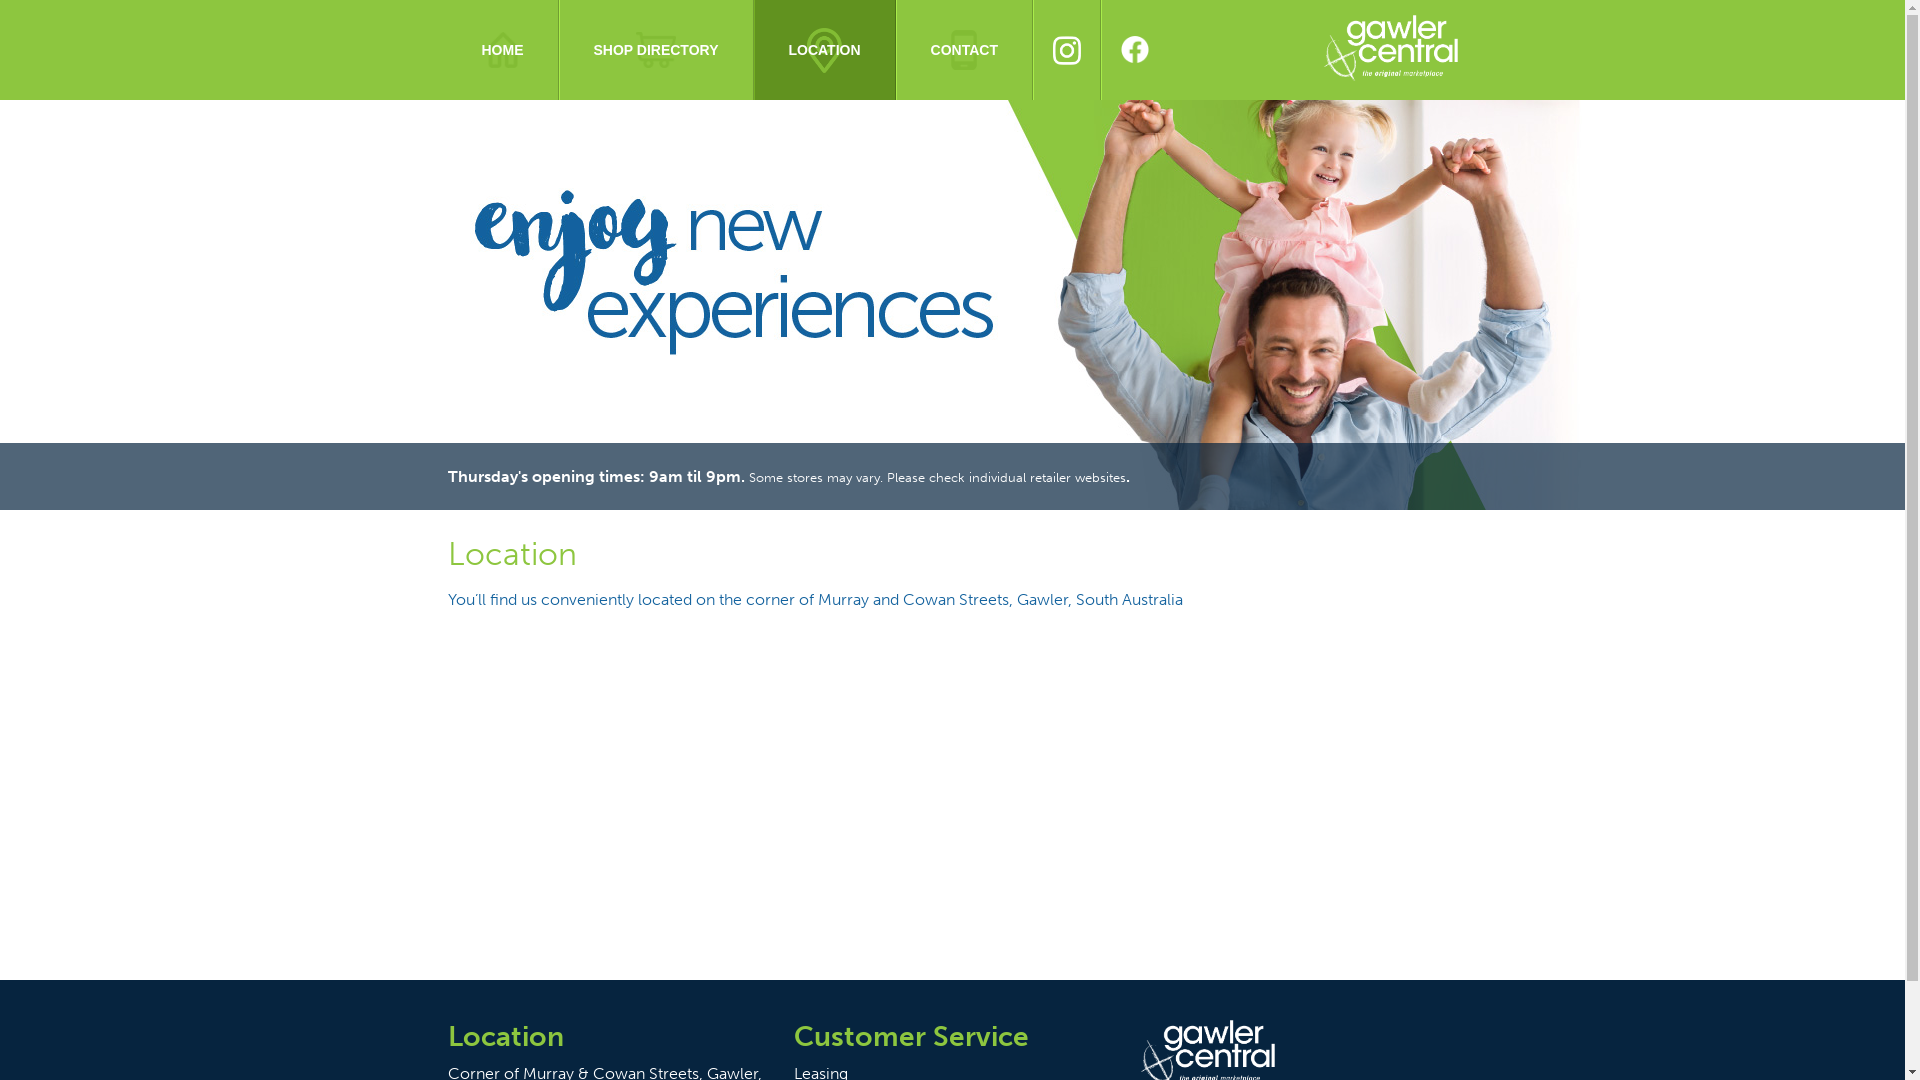  Describe the element at coordinates (895, 49) in the screenshot. I see `'CONTACT'` at that location.